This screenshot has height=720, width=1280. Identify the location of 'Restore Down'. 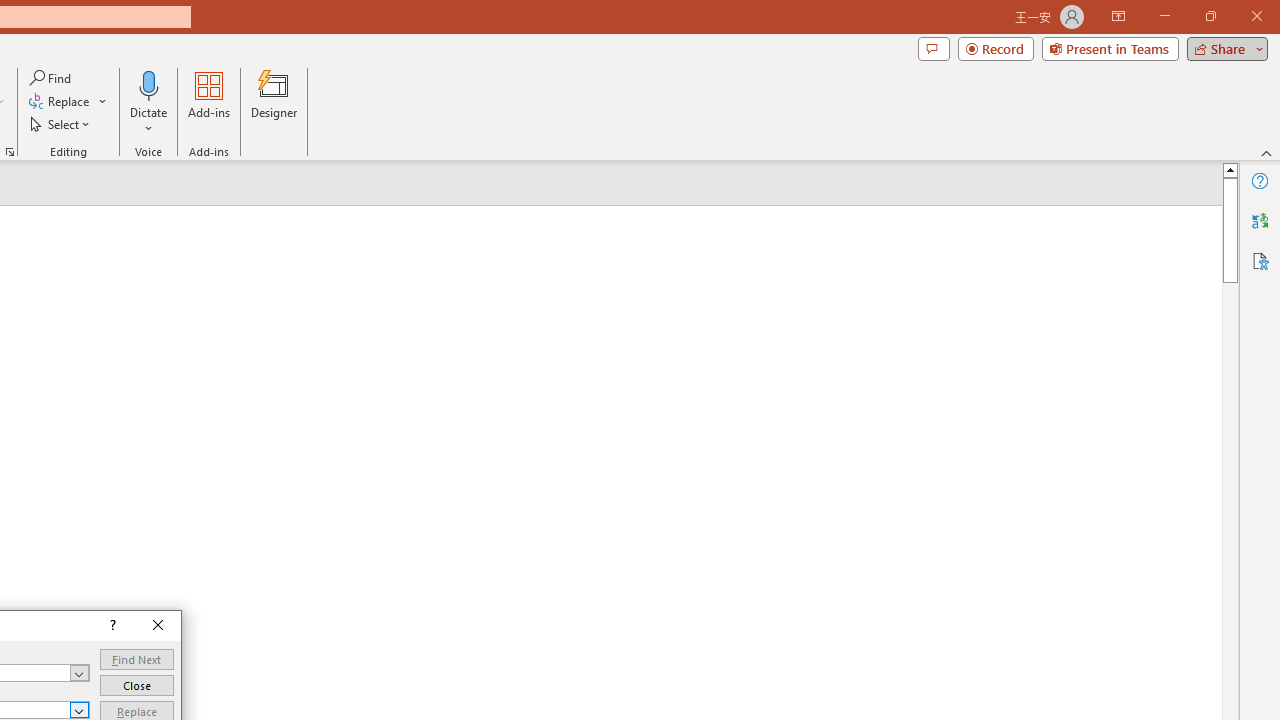
(1209, 16).